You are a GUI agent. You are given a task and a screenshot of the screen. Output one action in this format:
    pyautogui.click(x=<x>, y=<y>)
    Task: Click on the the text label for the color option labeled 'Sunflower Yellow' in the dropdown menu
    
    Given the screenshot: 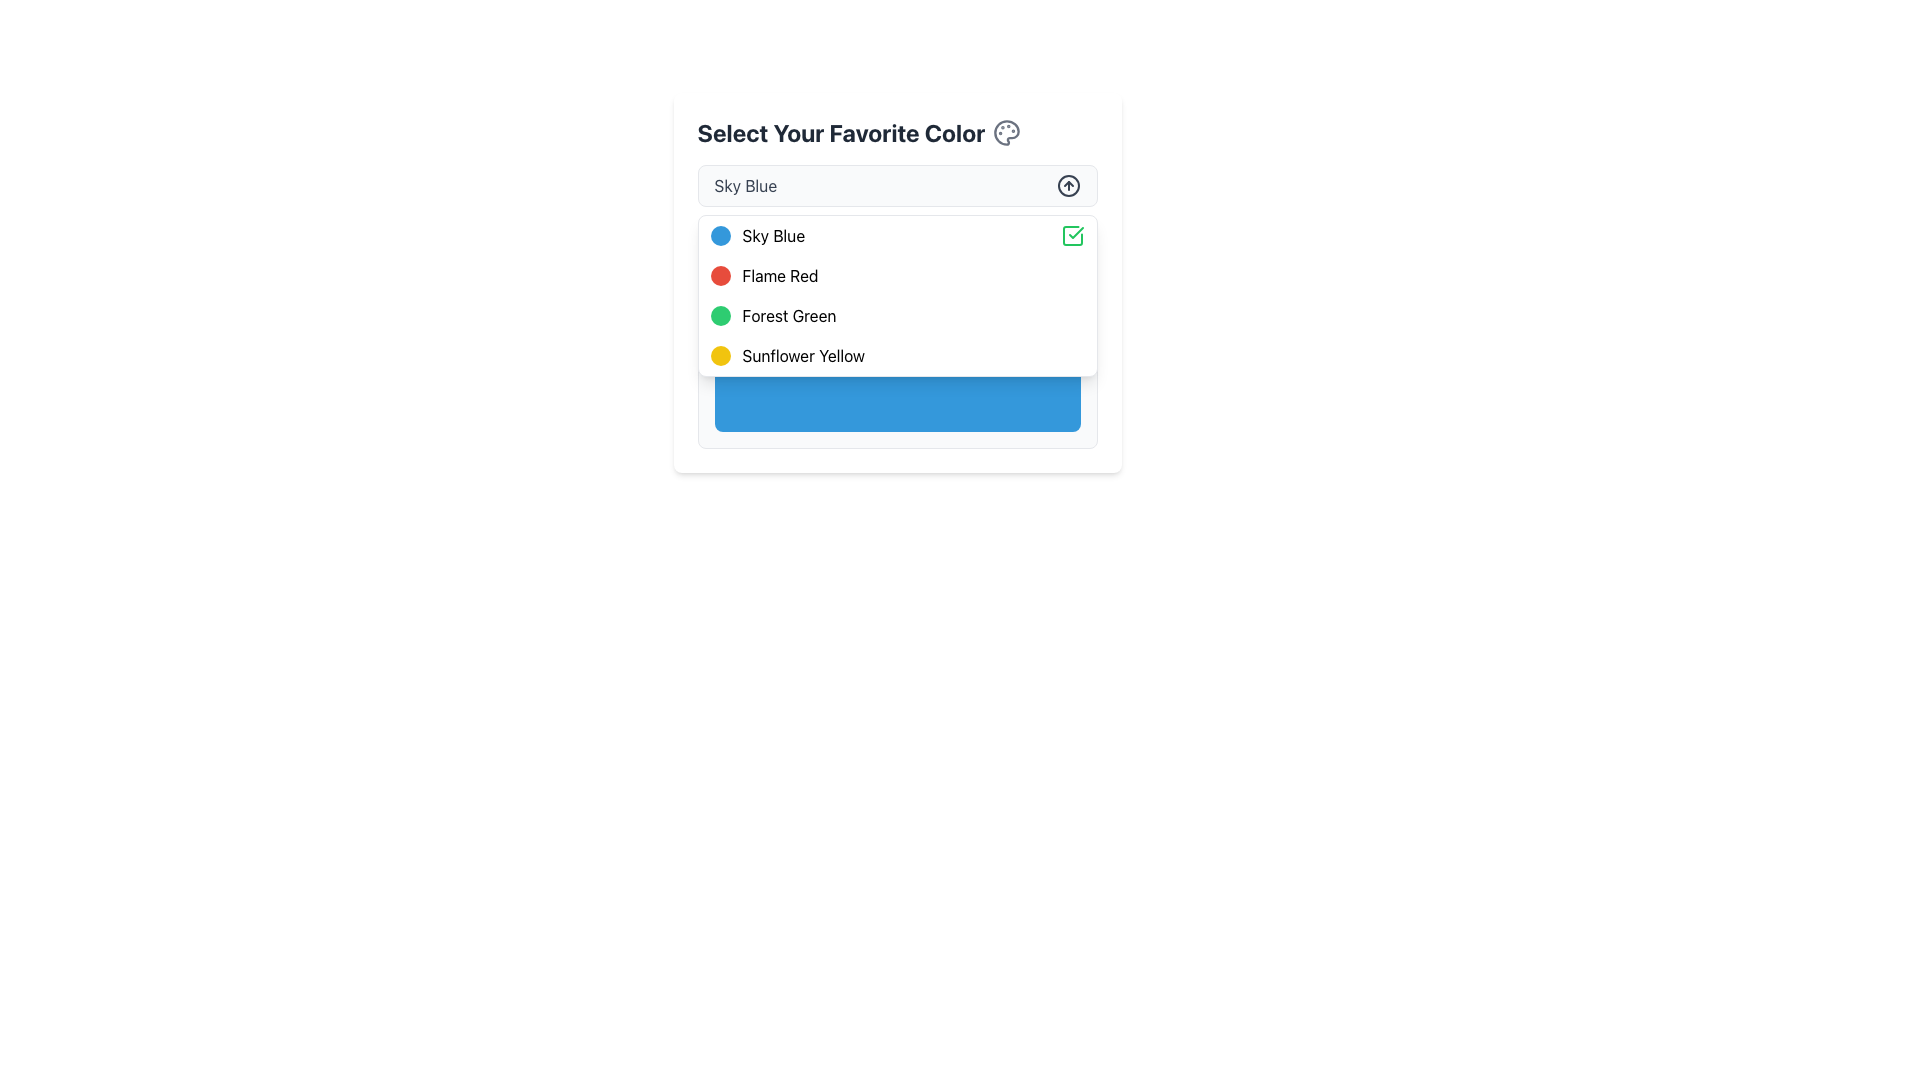 What is the action you would take?
    pyautogui.click(x=803, y=354)
    